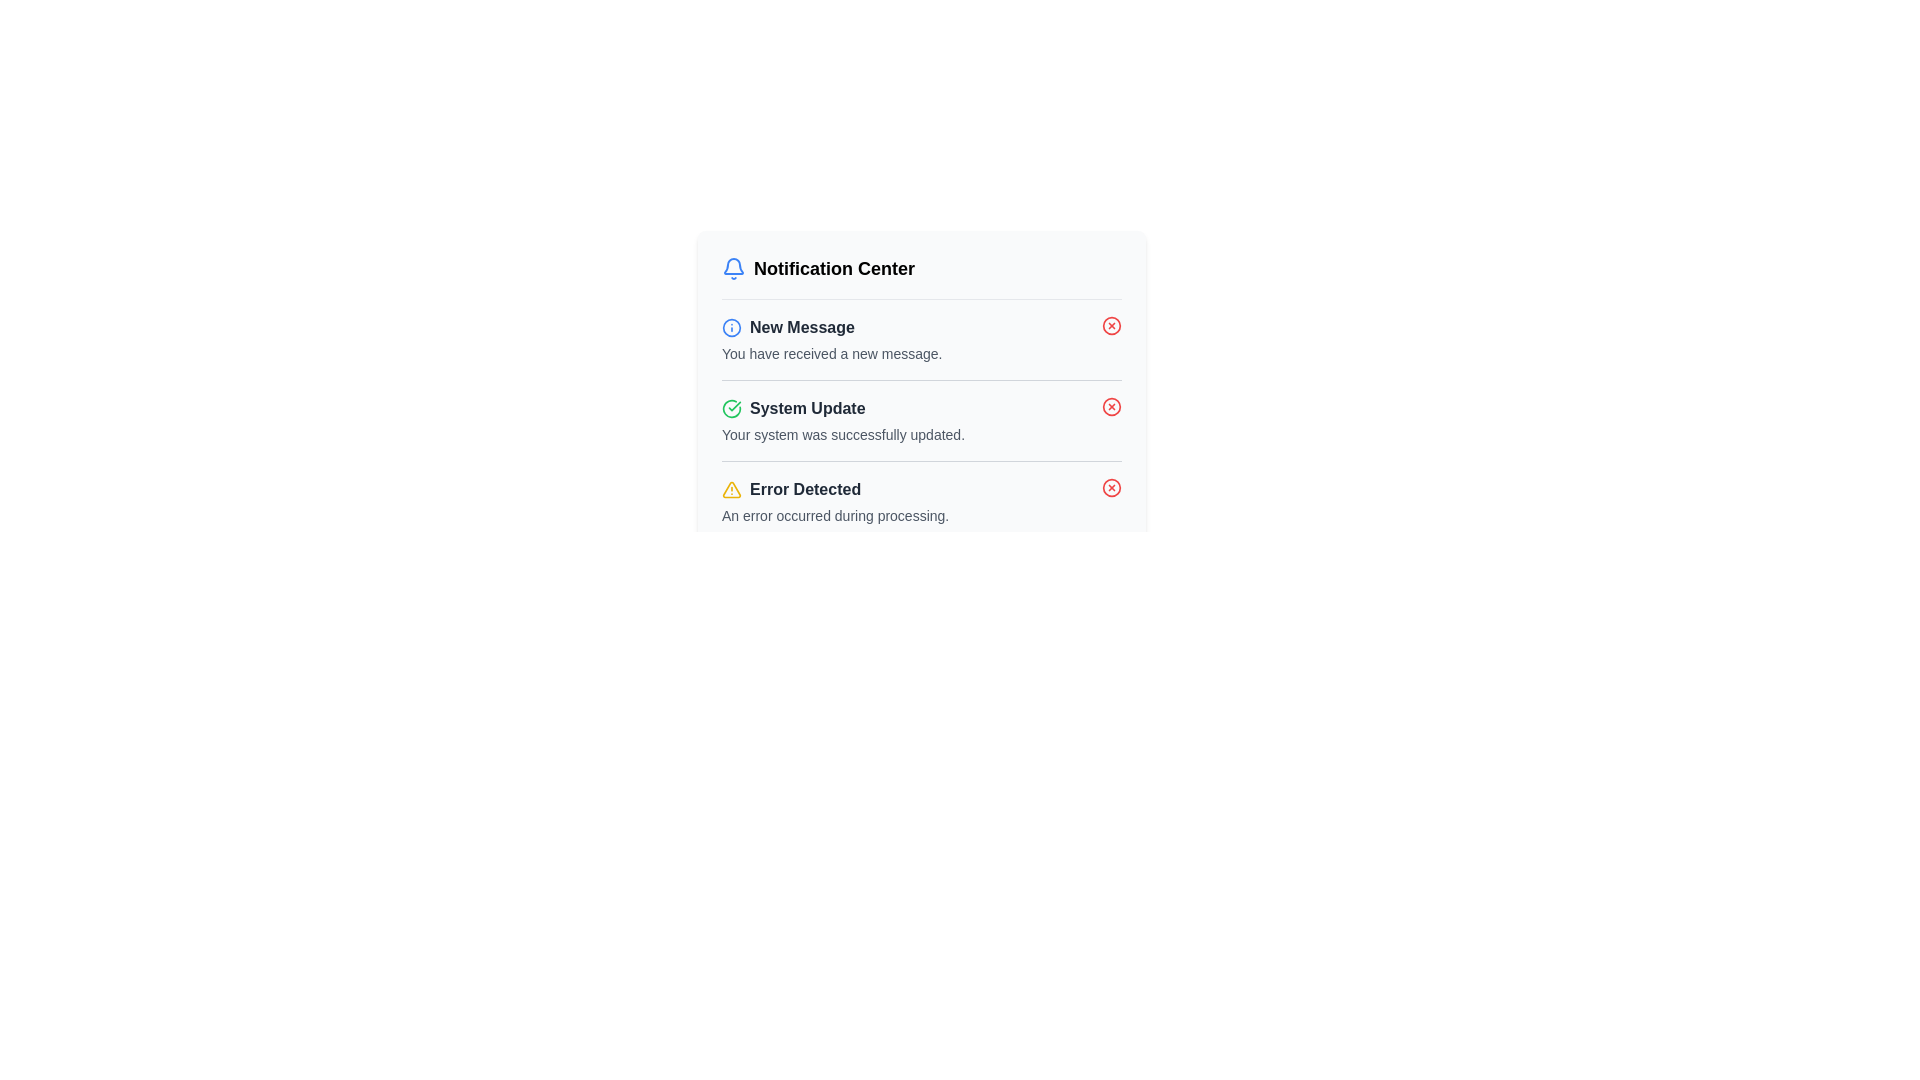 This screenshot has width=1920, height=1080. I want to click on the status message text label indicating that the system update has been completed successfully, which is located below the 'System Update' title in the notification panel, so click(843, 434).